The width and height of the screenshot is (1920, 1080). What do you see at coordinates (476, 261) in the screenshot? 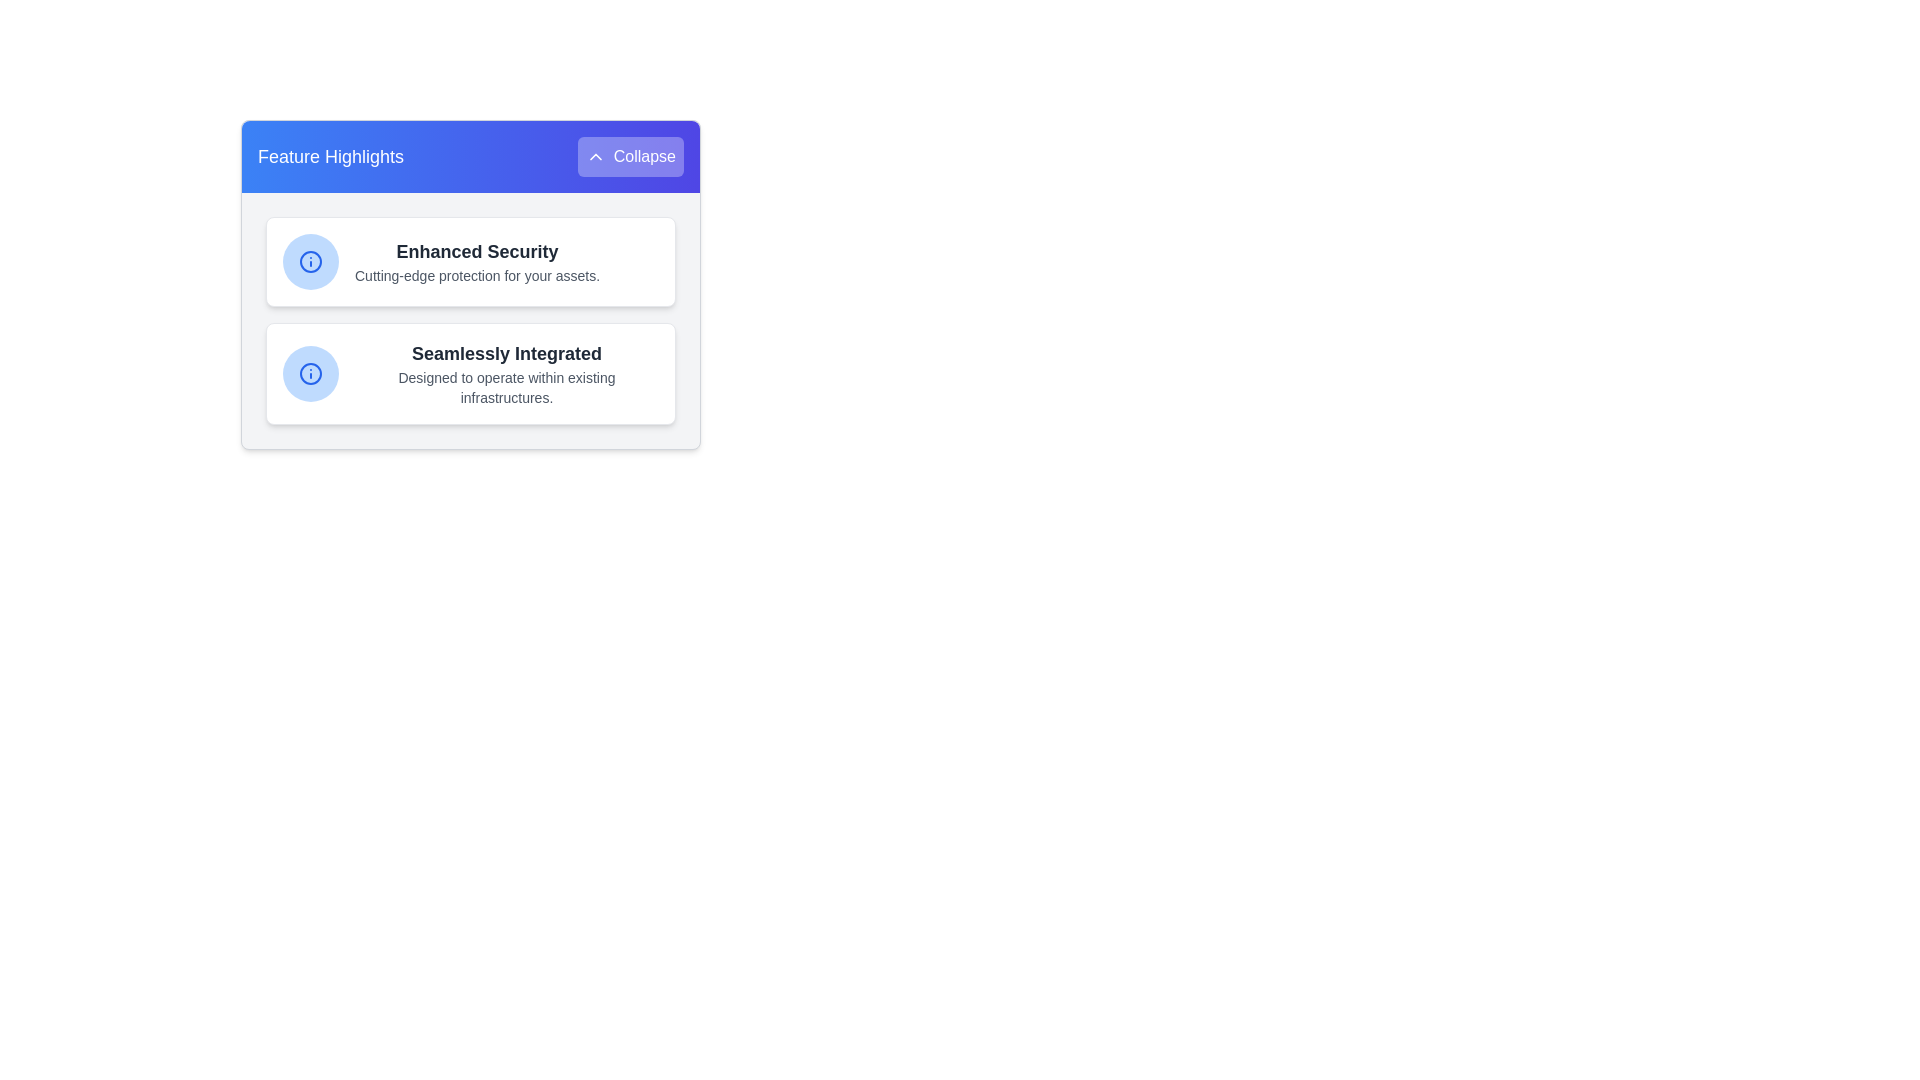
I see `the text block emphasizing advanced security measures located under the header 'Feature Highlights'` at bounding box center [476, 261].